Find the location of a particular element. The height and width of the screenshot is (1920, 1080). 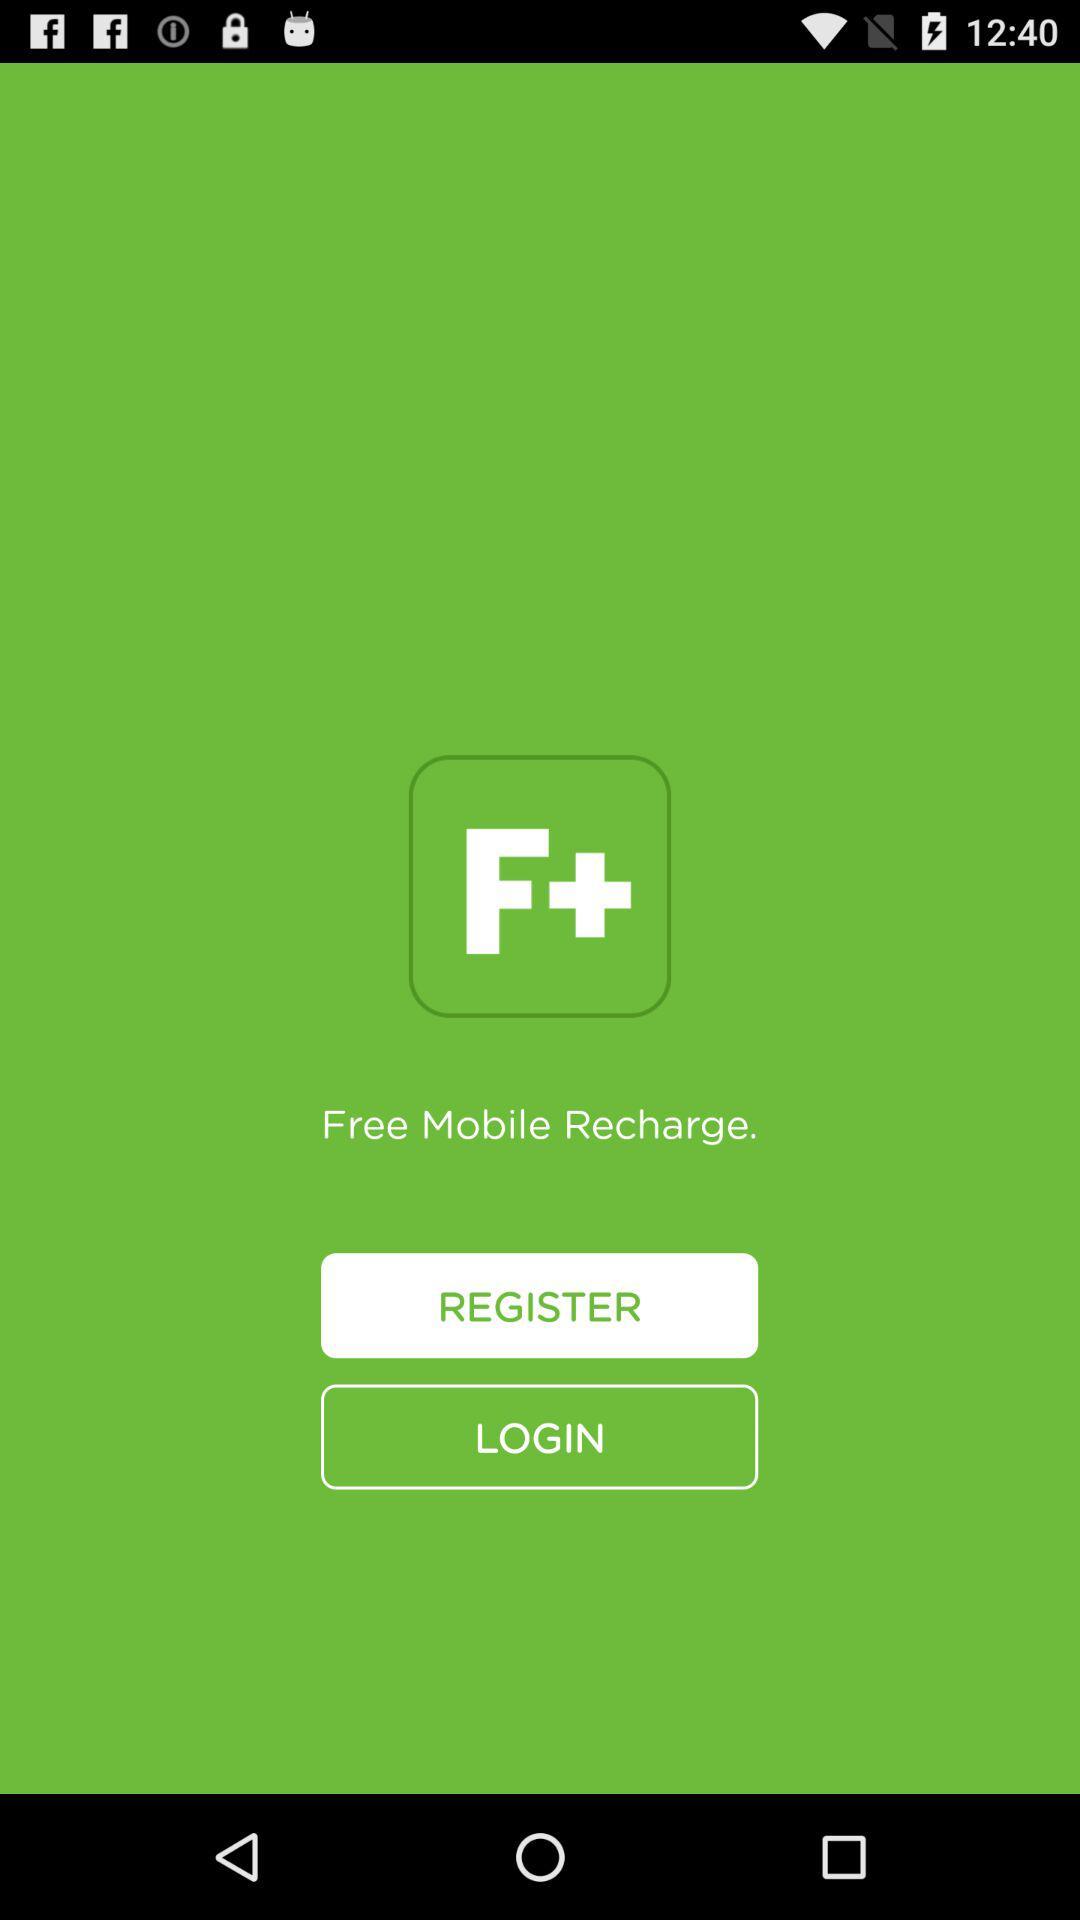

item below the register item is located at coordinates (538, 1435).